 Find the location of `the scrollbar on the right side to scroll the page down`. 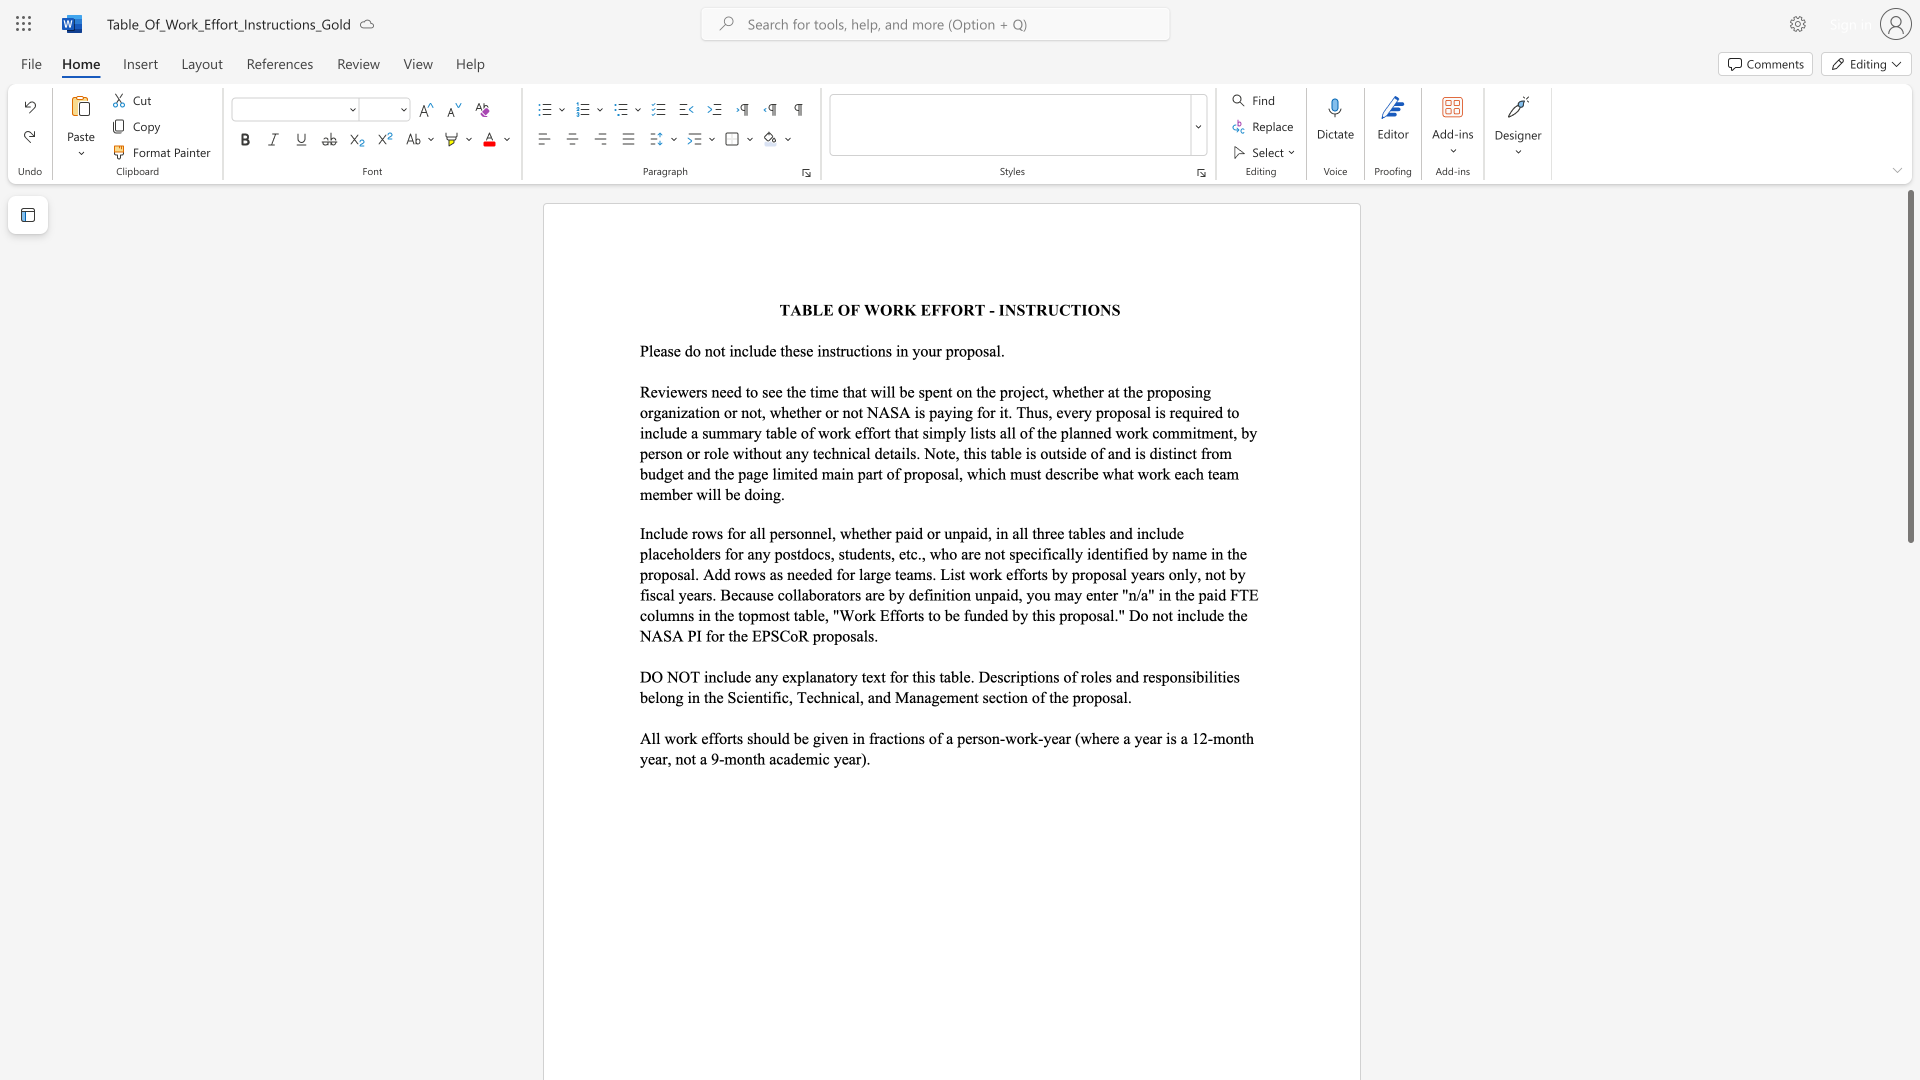

the scrollbar on the right side to scroll the page down is located at coordinates (1909, 798).